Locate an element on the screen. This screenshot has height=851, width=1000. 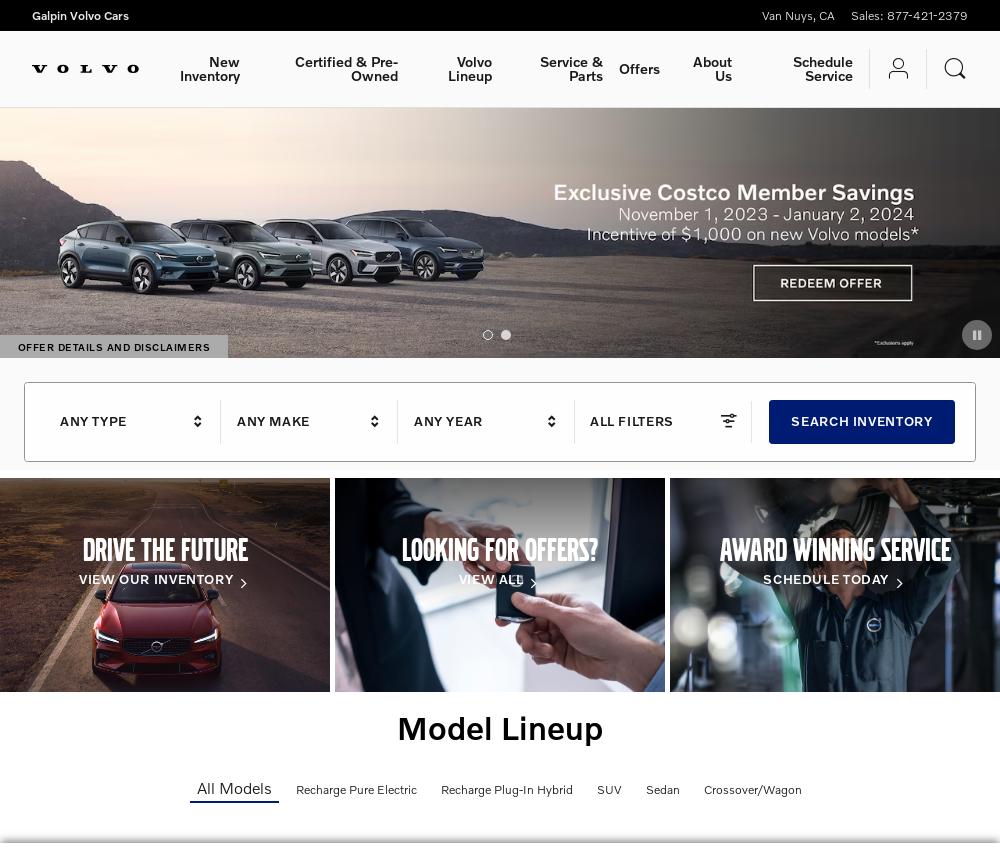
'Drive The Future' is located at coordinates (164, 547).